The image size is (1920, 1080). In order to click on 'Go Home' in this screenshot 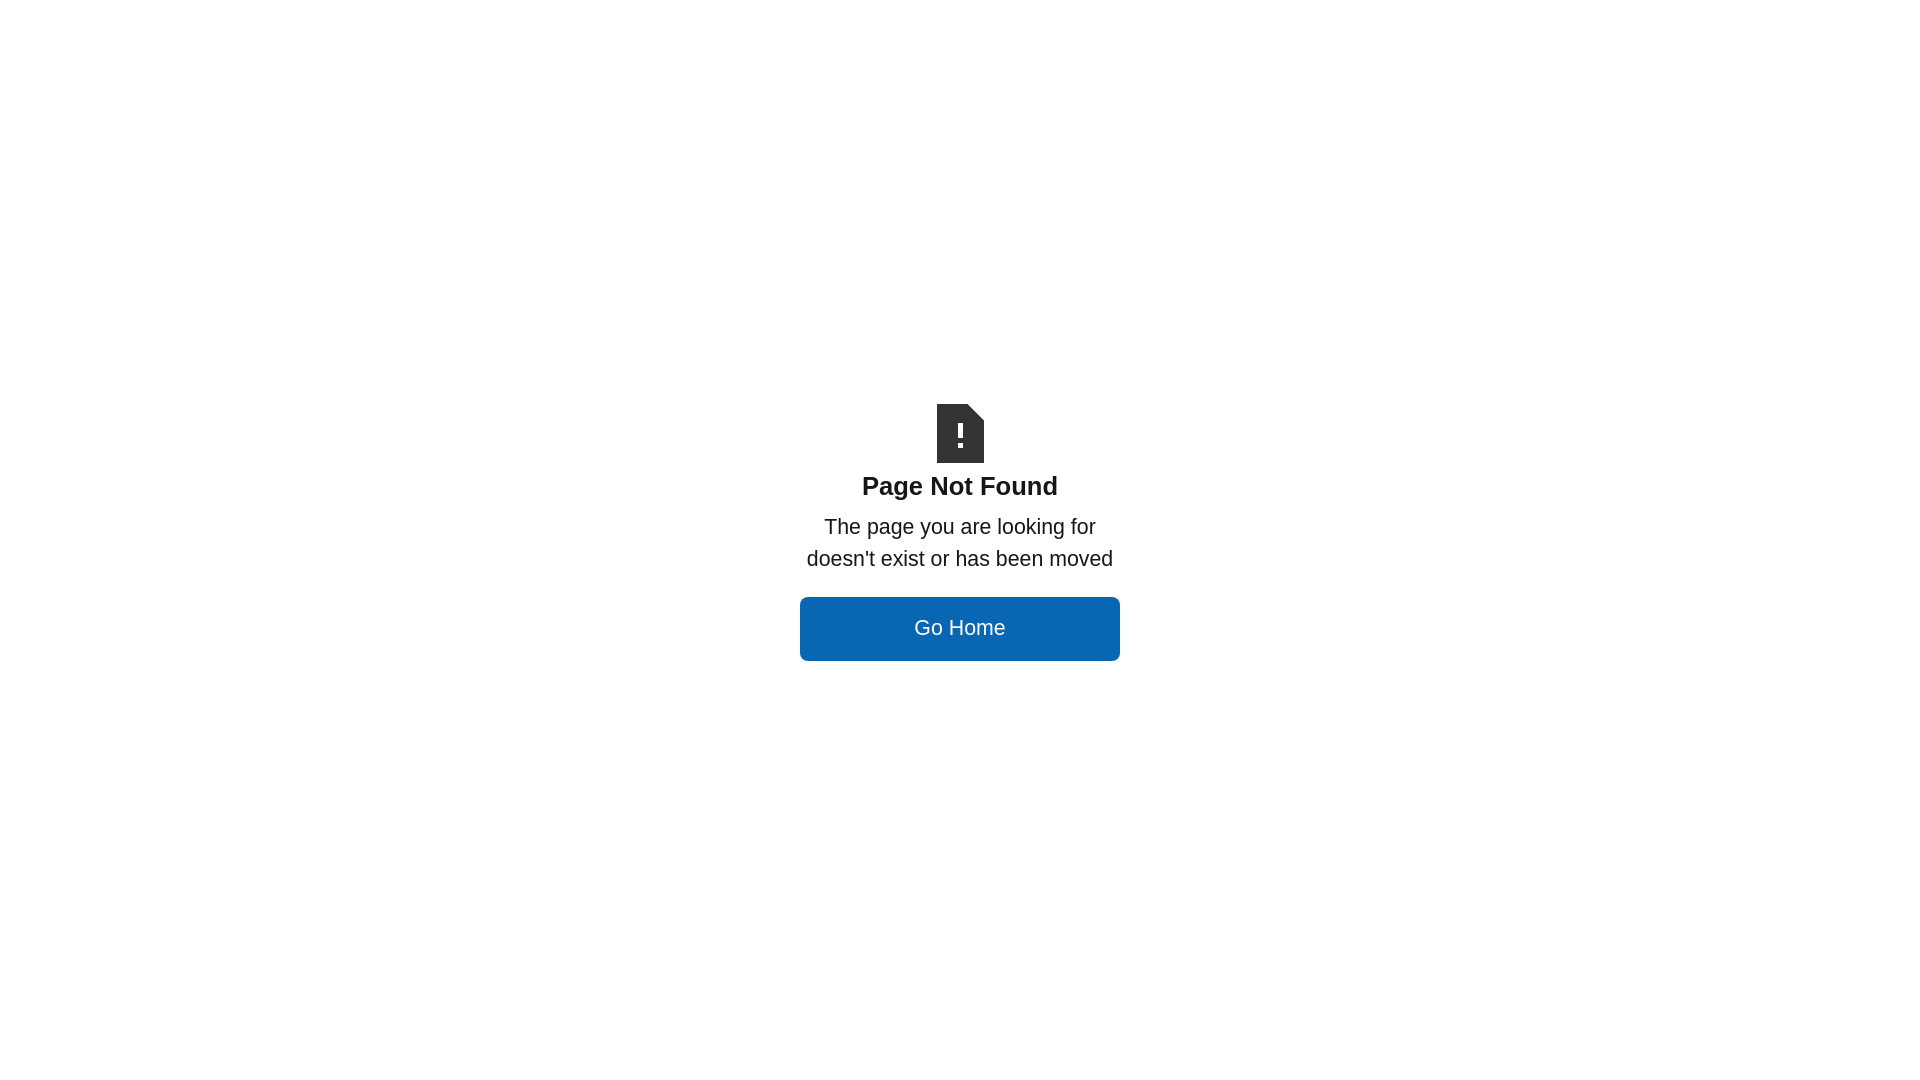, I will do `click(960, 627)`.